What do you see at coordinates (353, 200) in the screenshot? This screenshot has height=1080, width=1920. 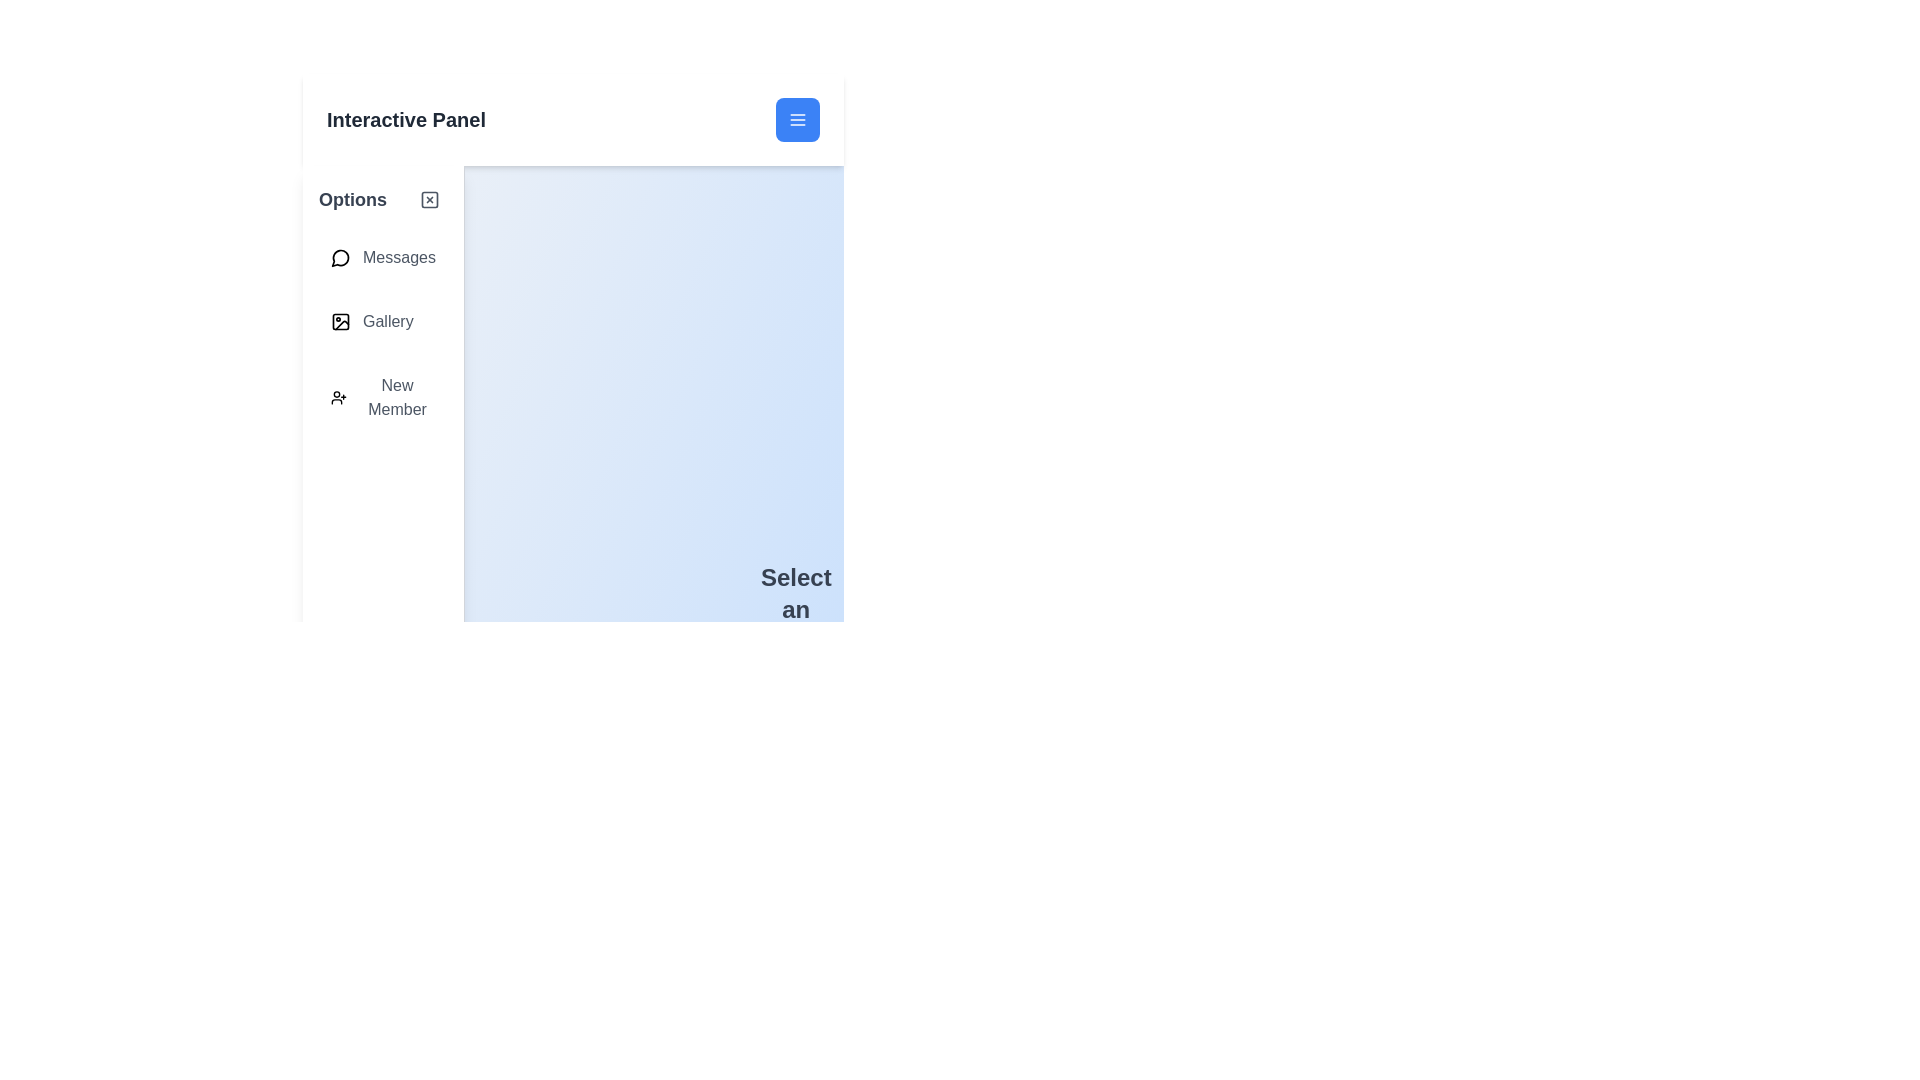 I see `the bold-text UI component displaying 'Options' located in the upper-left portion of the interface, styled with gray color and larger font size` at bounding box center [353, 200].